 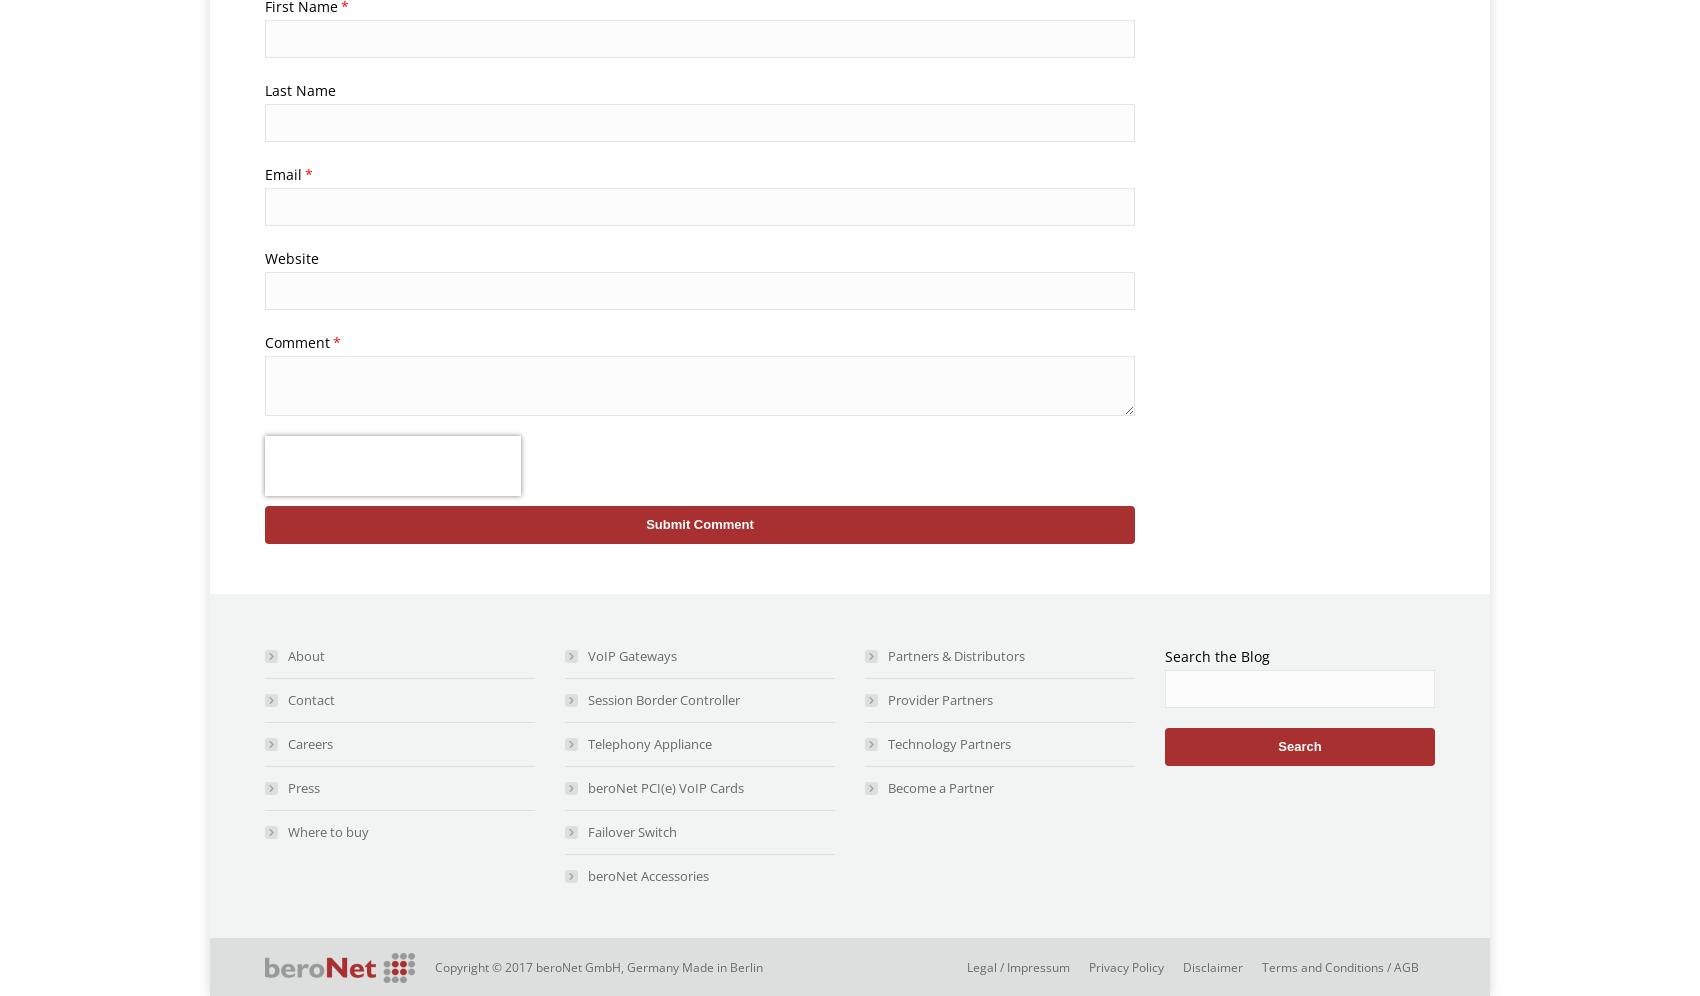 What do you see at coordinates (940, 788) in the screenshot?
I see `'Become a Partner'` at bounding box center [940, 788].